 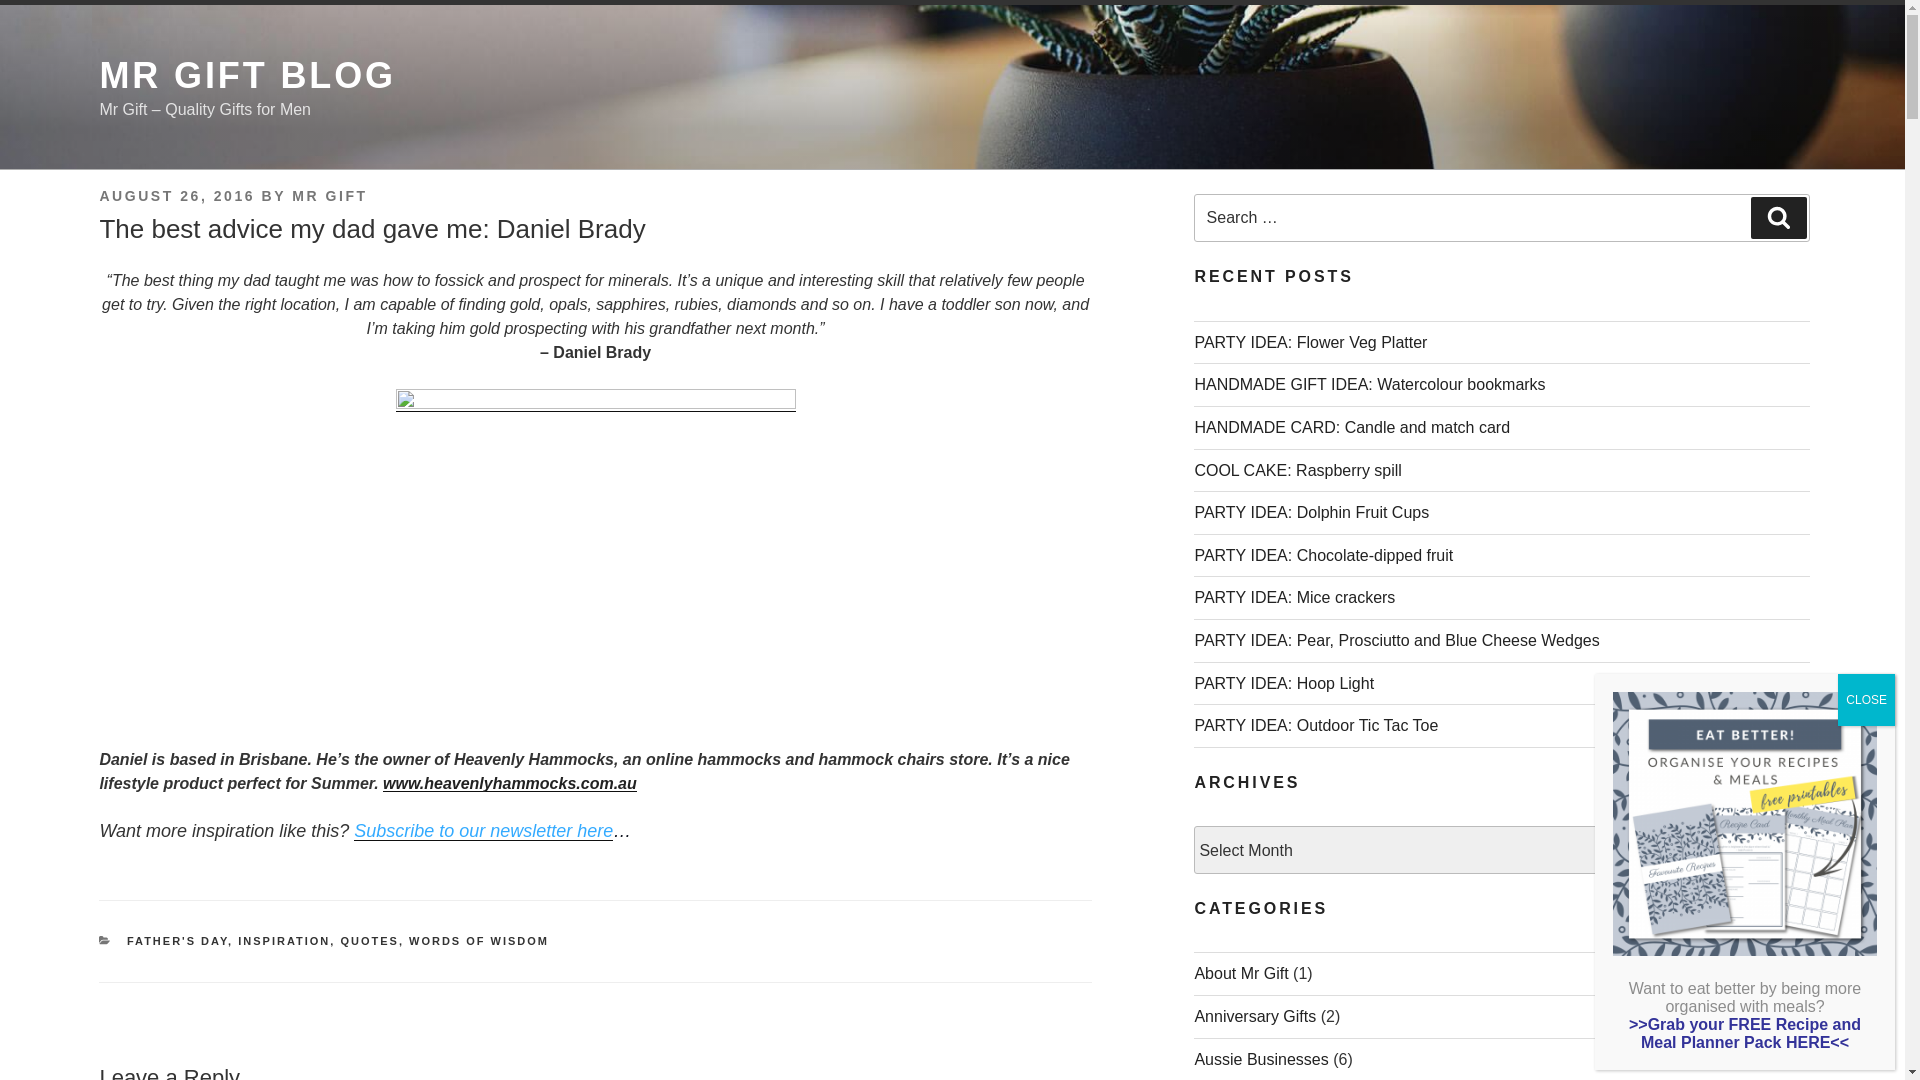 What do you see at coordinates (125, 941) in the screenshot?
I see `'FATHER'S DAY'` at bounding box center [125, 941].